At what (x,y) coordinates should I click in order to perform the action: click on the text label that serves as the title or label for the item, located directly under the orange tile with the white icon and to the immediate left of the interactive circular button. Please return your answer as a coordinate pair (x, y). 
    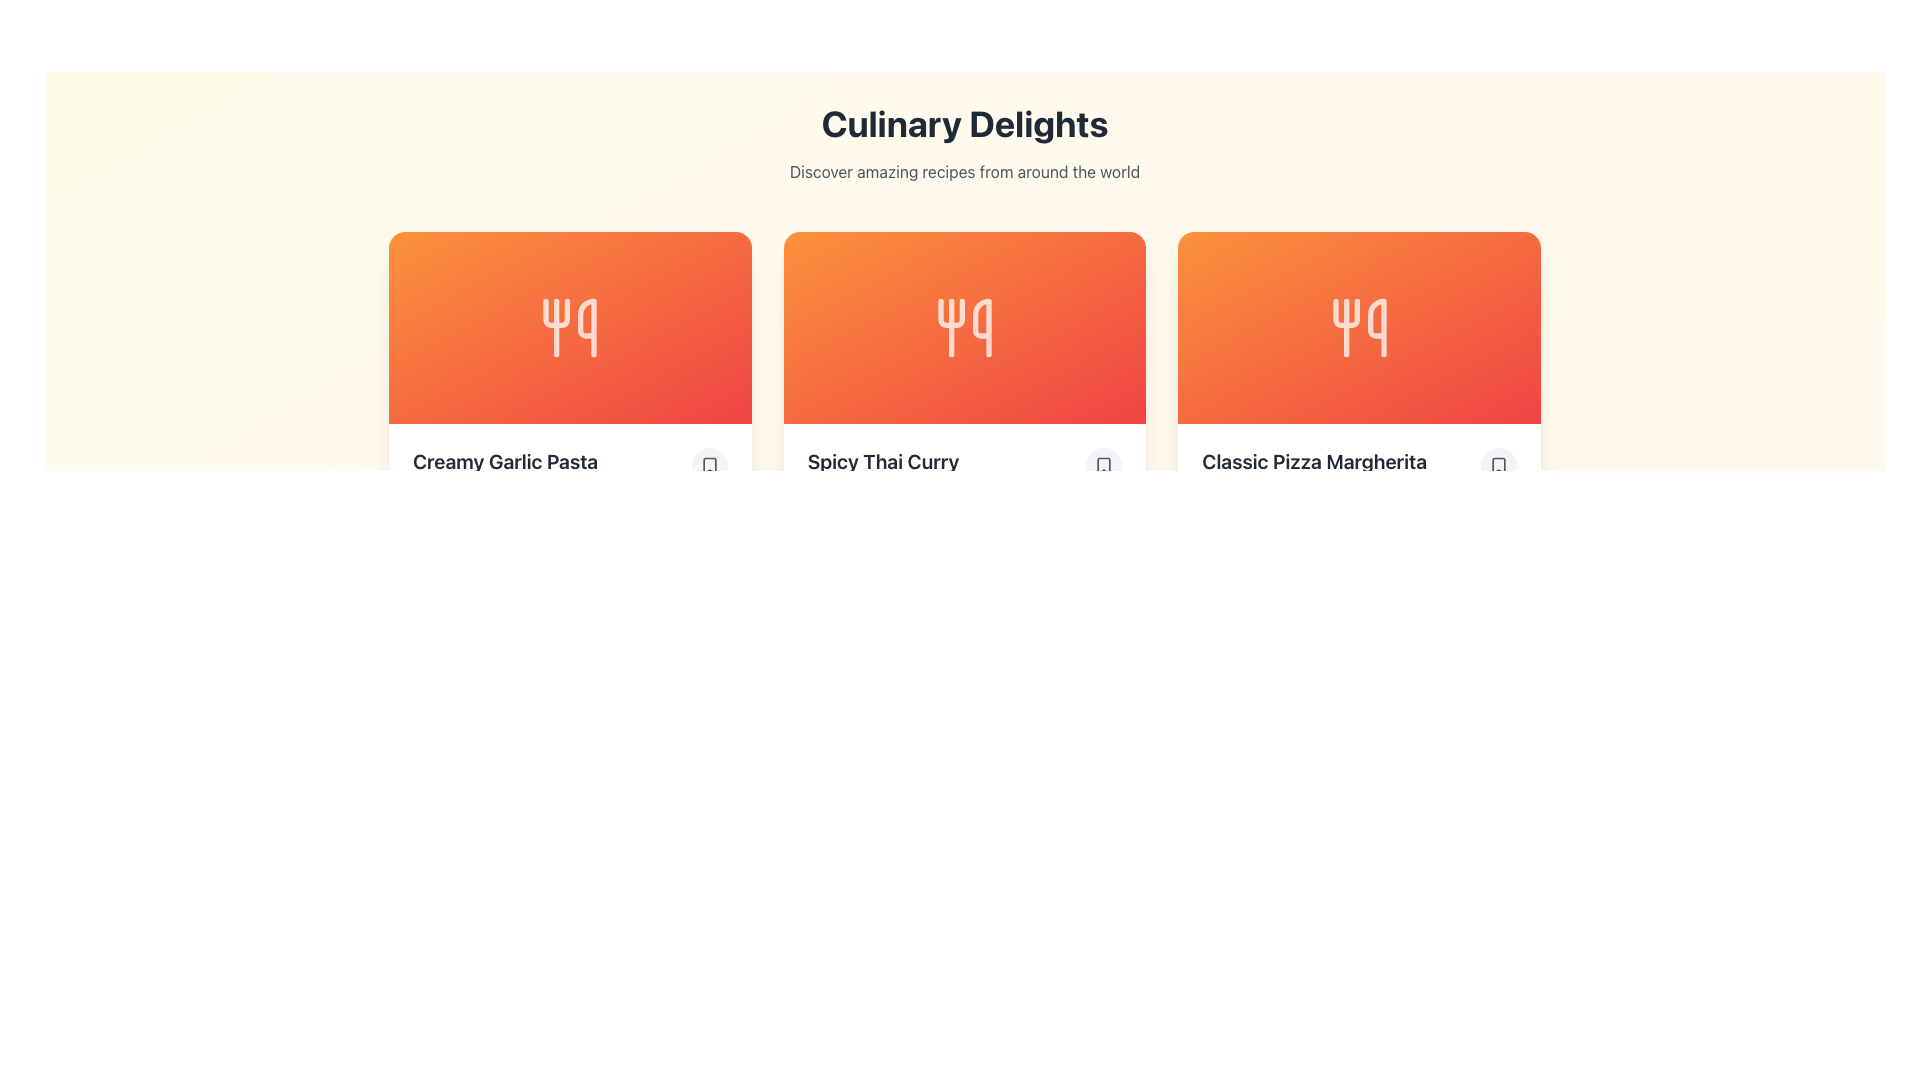
    Looking at the image, I should click on (1314, 462).